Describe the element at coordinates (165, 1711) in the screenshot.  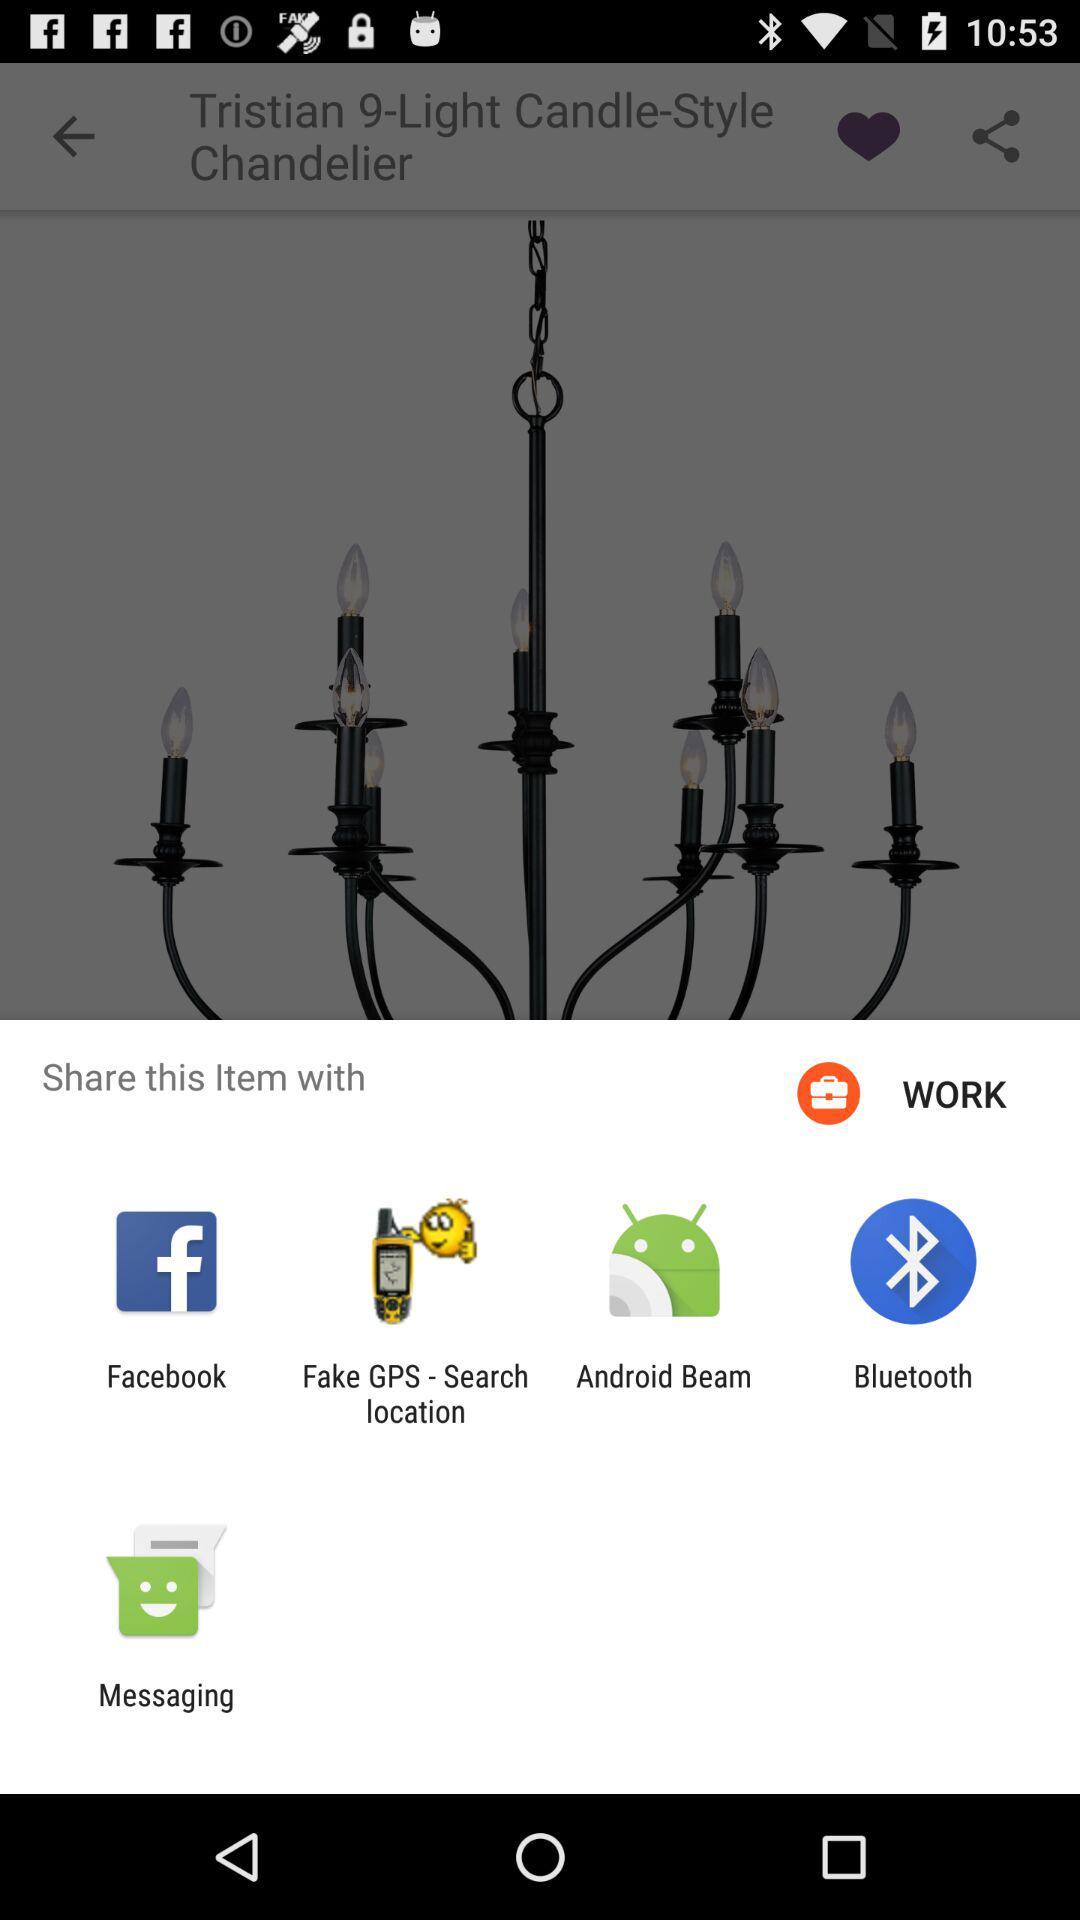
I see `the messaging` at that location.